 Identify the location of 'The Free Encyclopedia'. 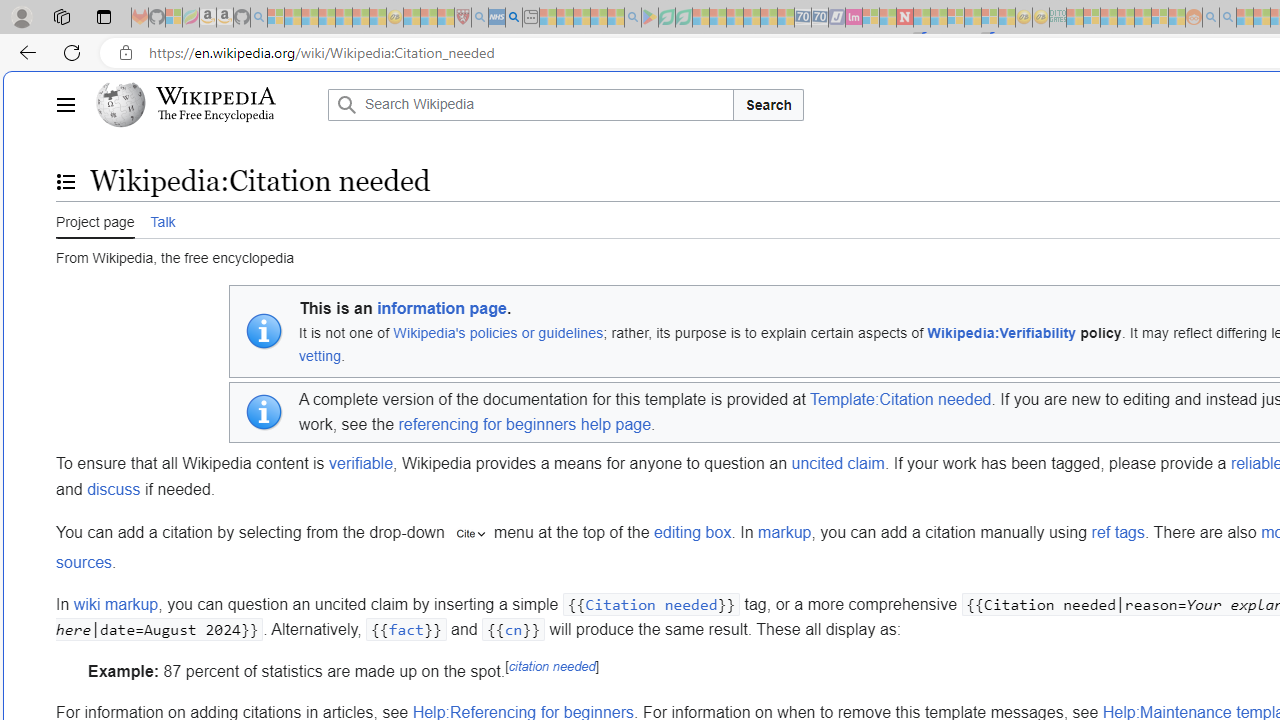
(216, 116).